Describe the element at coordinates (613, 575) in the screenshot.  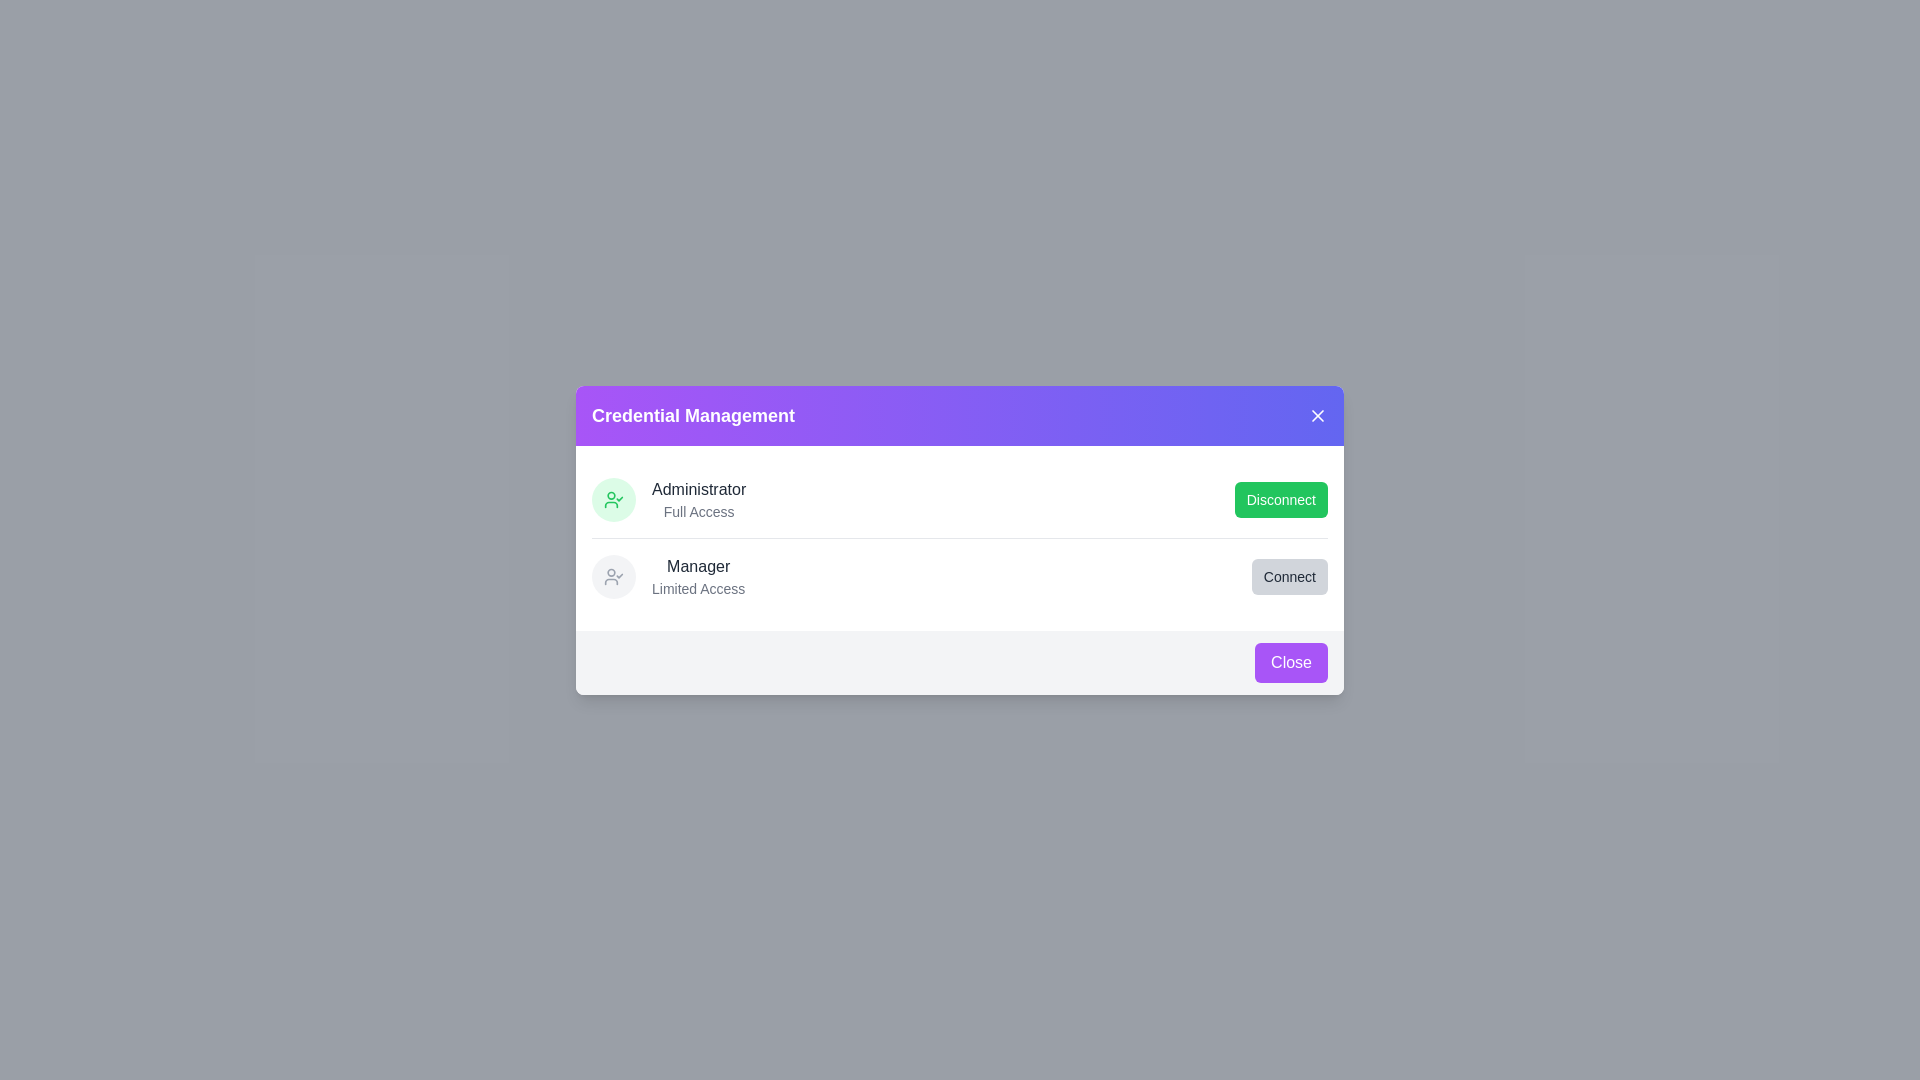
I see `the user profile icon with a checkmark in the upper section of the modal dialog, located near the left side, preceding the text 'Administrator' and 'Full Access'` at that location.